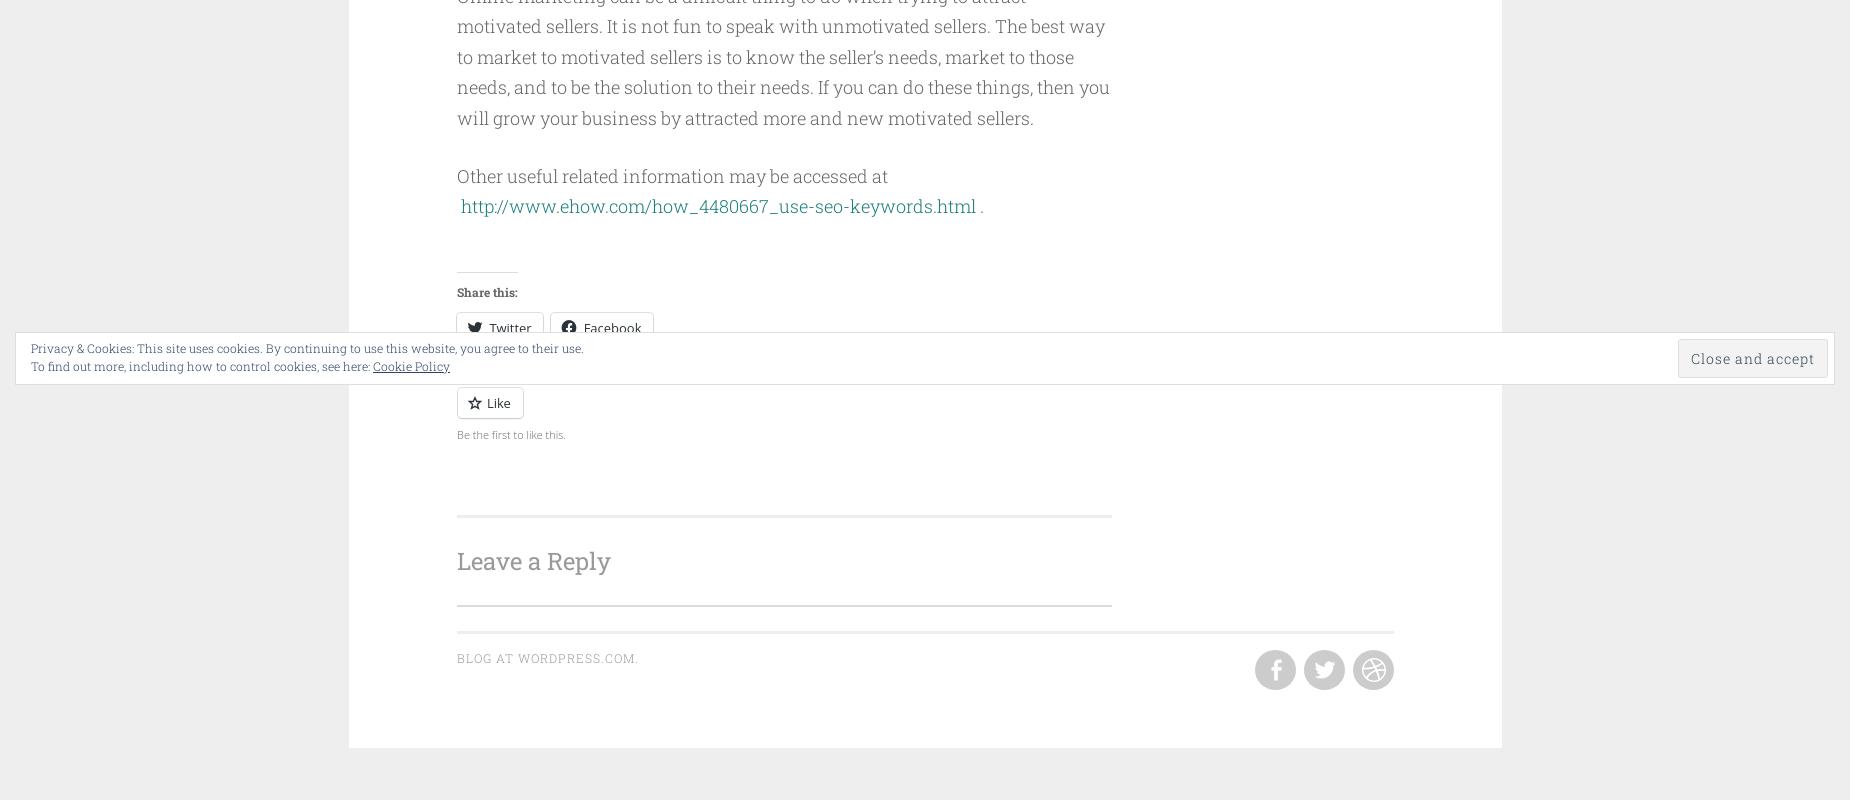  I want to click on 'Leave a Reply', so click(532, 560).